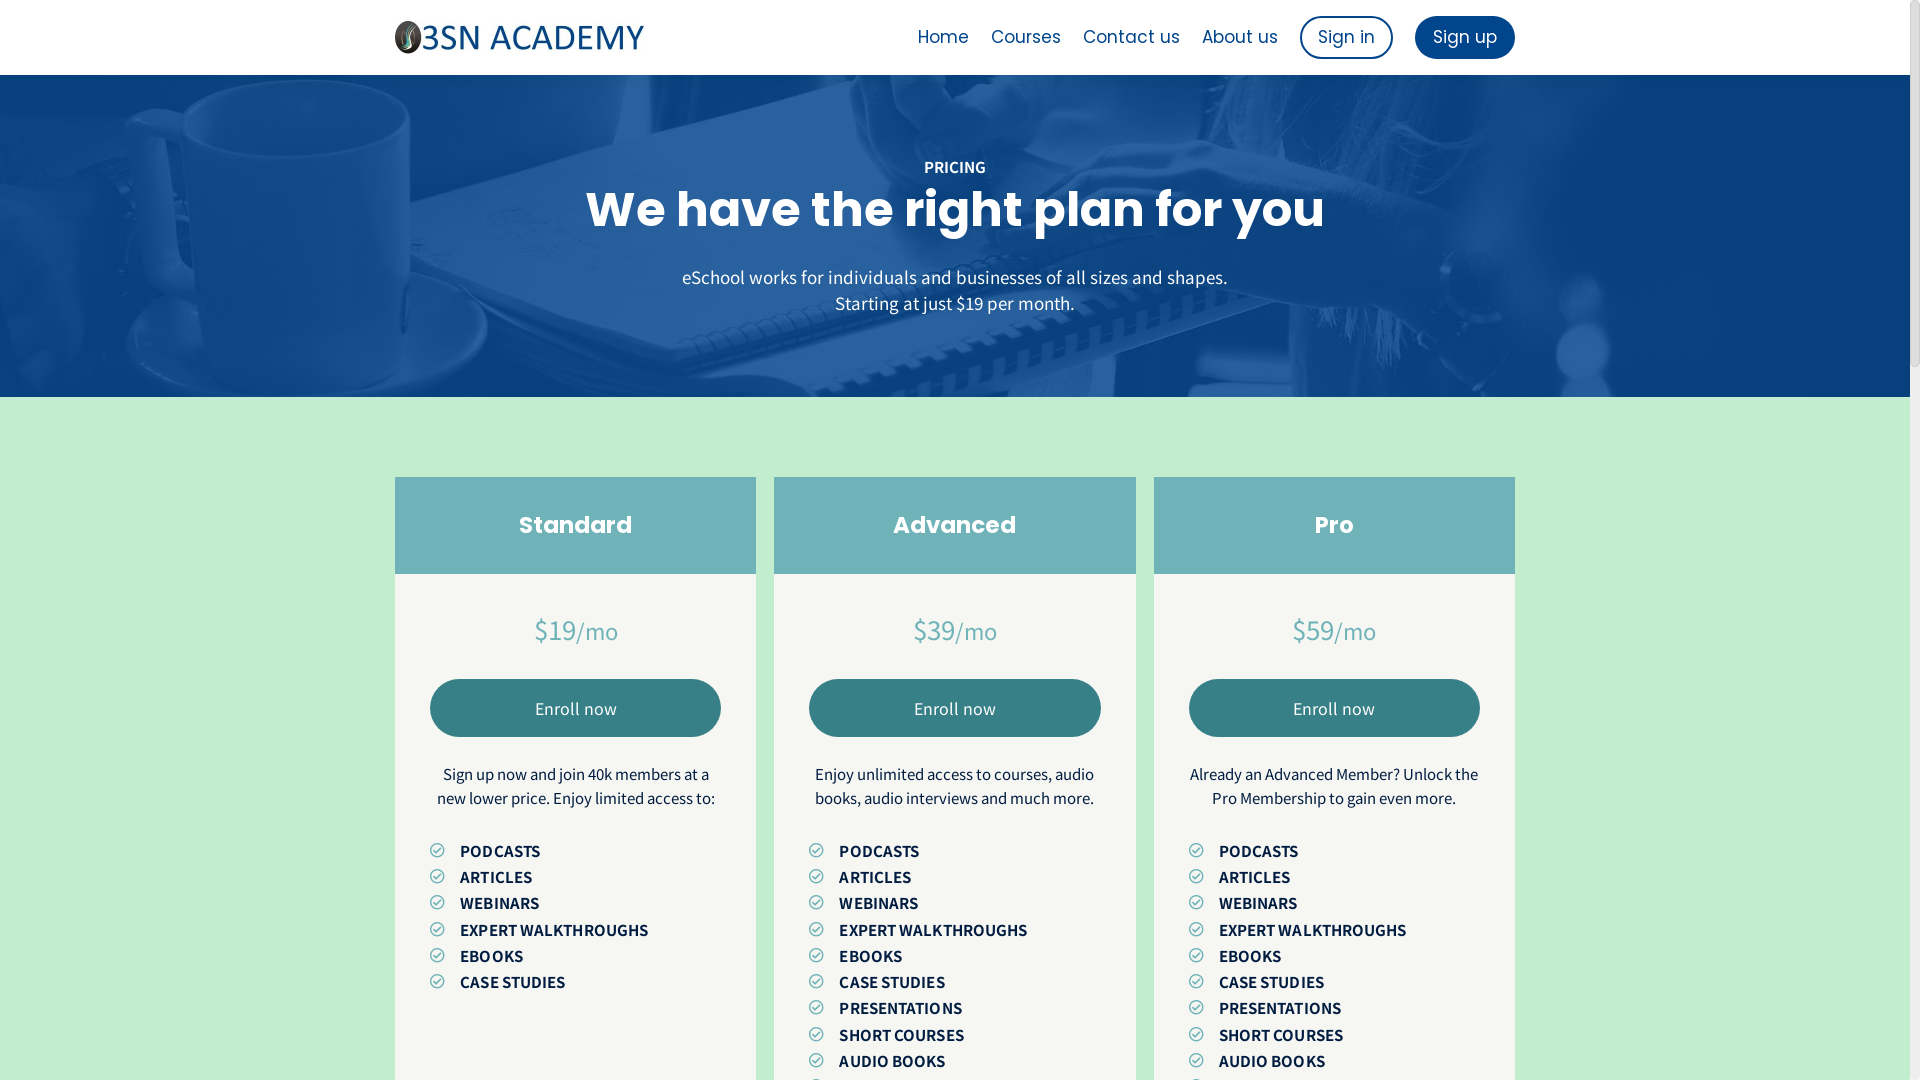  I want to click on 'Enroll now', so click(574, 707).